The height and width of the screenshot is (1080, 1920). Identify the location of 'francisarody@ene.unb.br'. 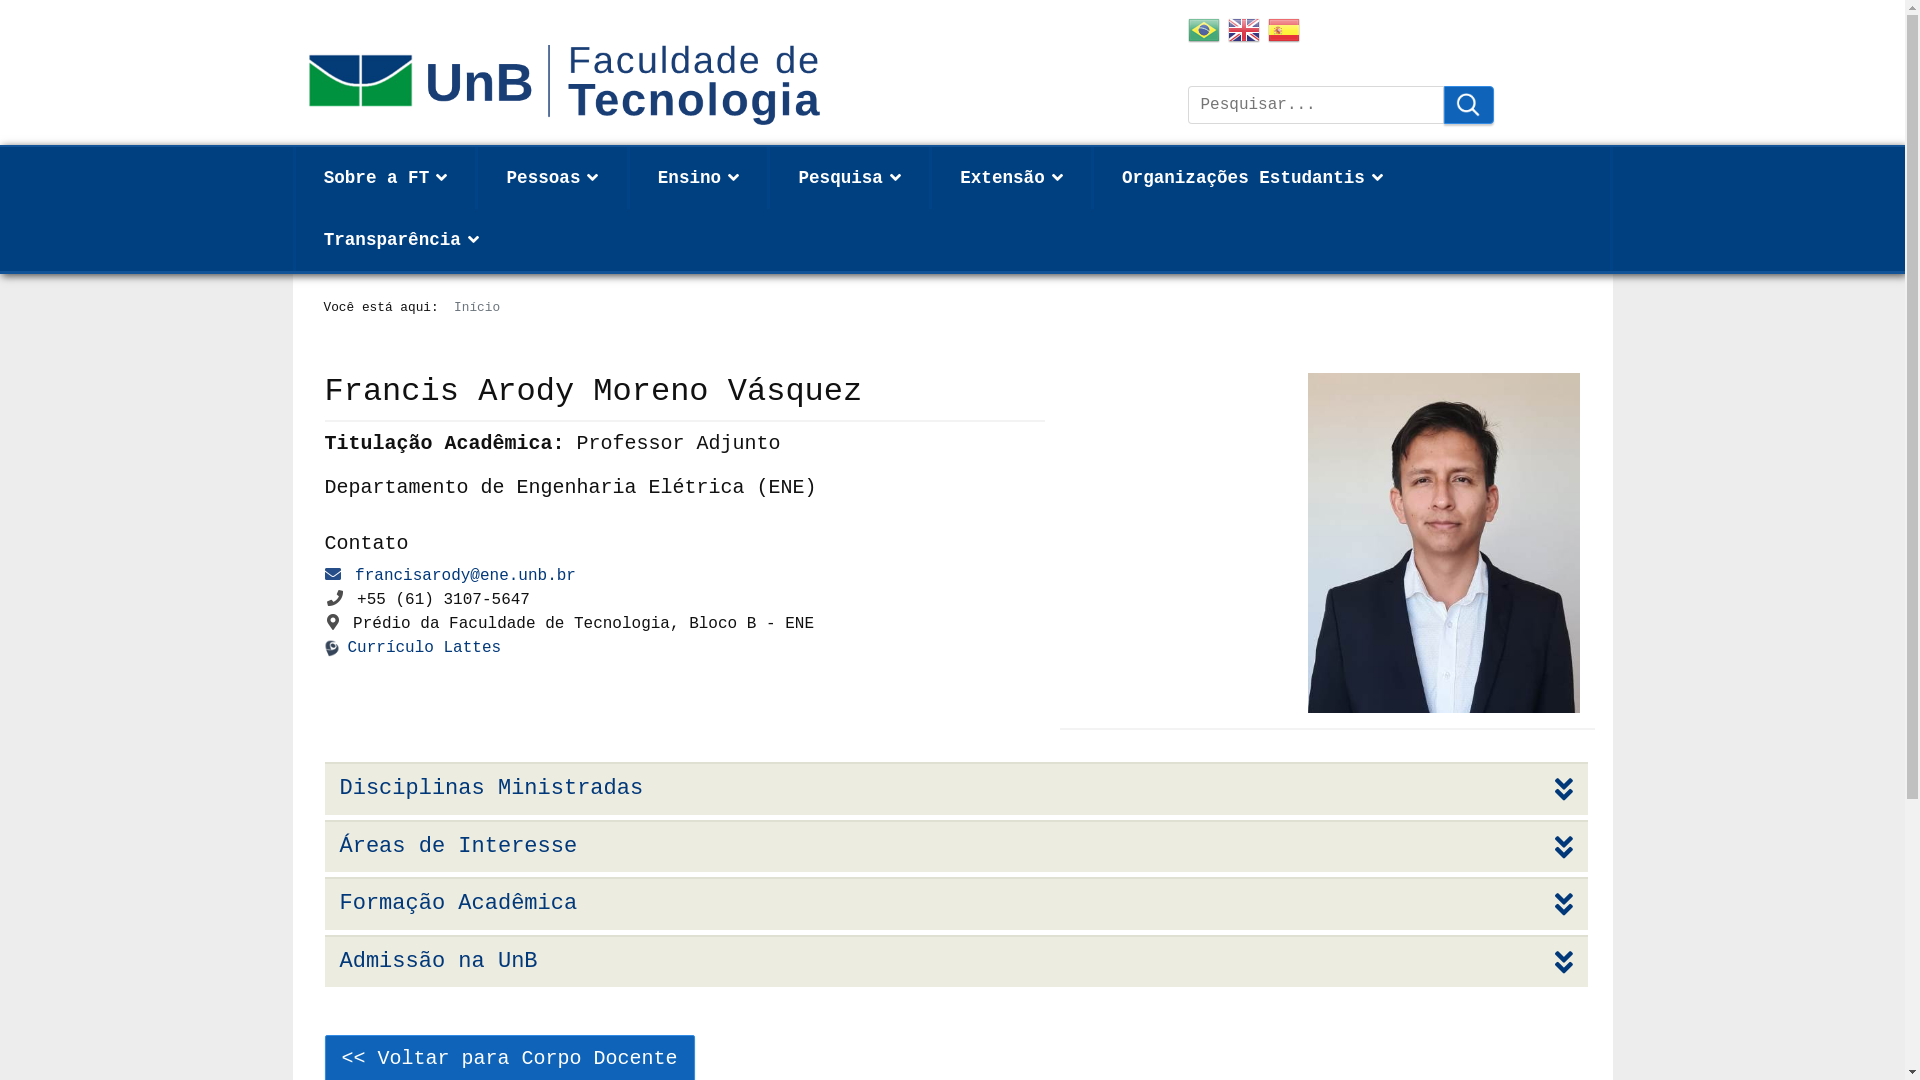
(464, 575).